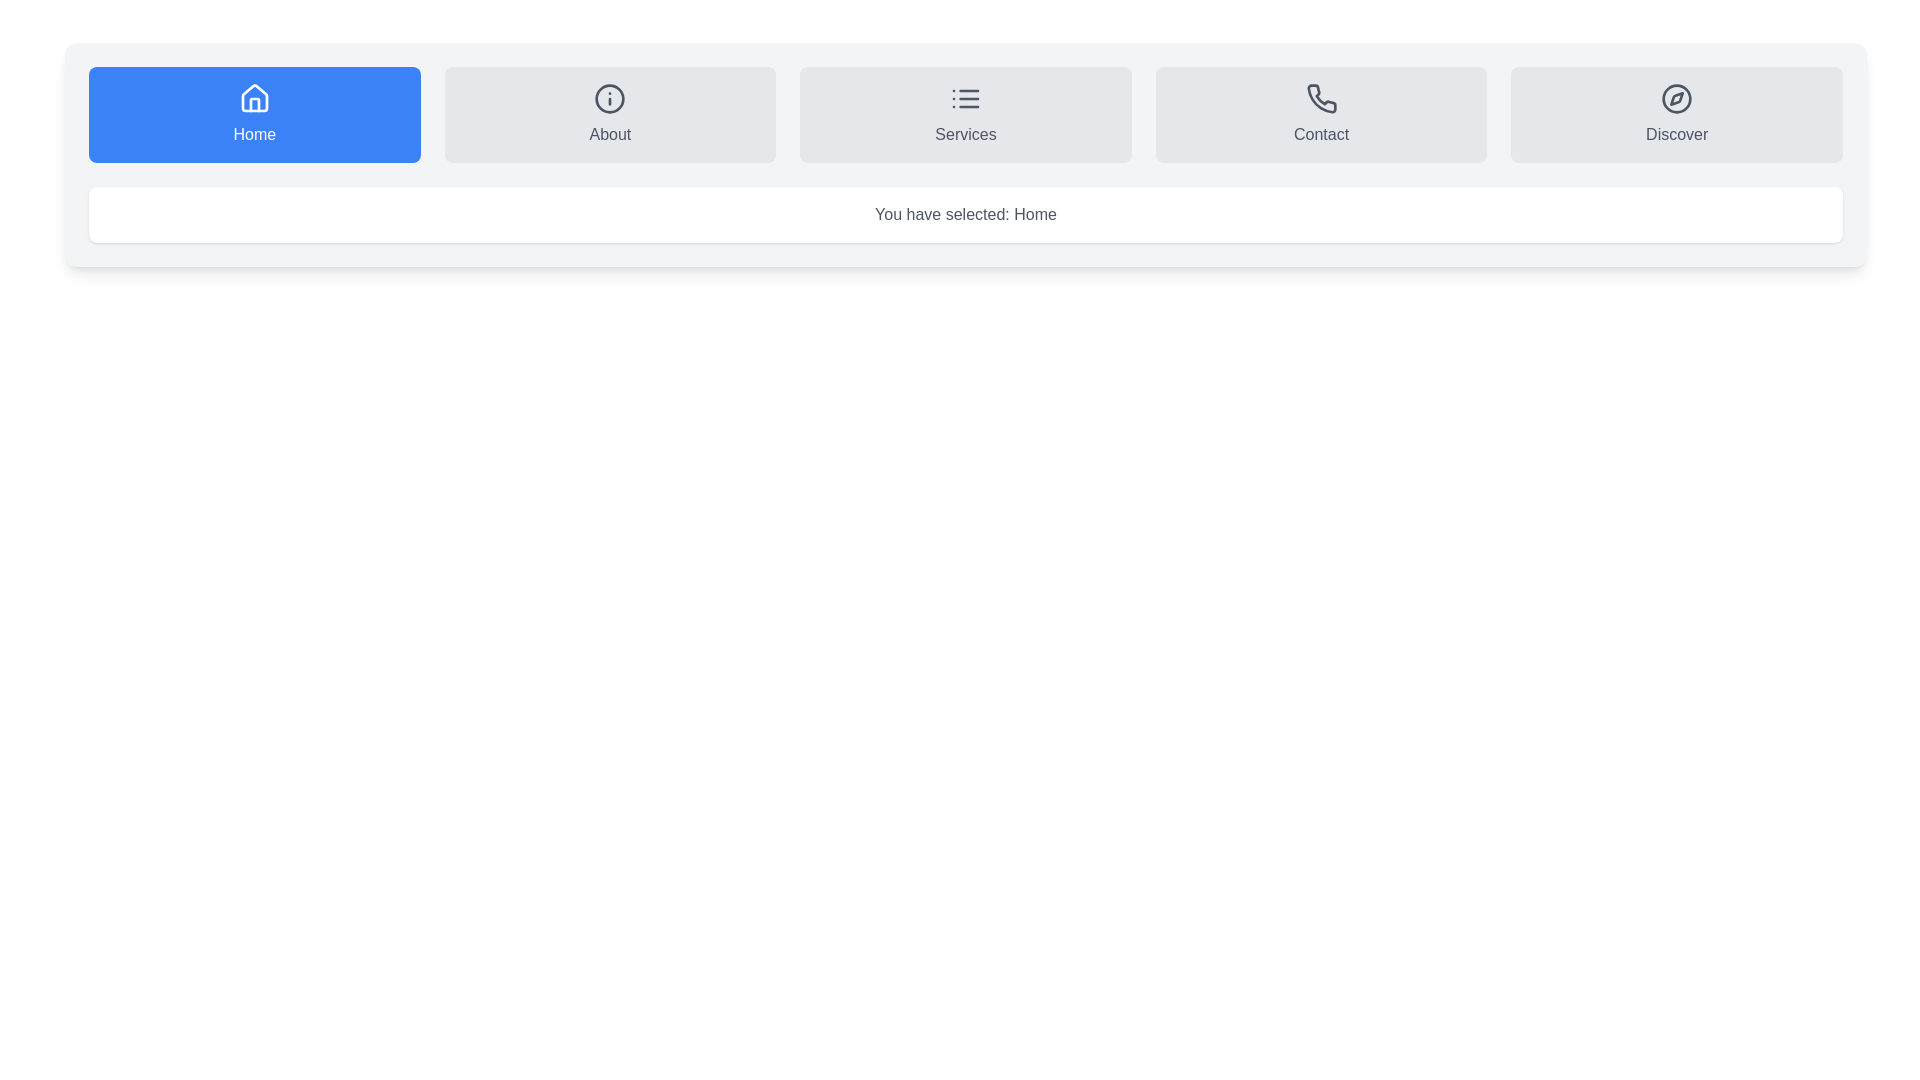  I want to click on the 'Home' text label in the navigation menu, which indicates its purpose as a button that navigates to the main page, so click(253, 135).